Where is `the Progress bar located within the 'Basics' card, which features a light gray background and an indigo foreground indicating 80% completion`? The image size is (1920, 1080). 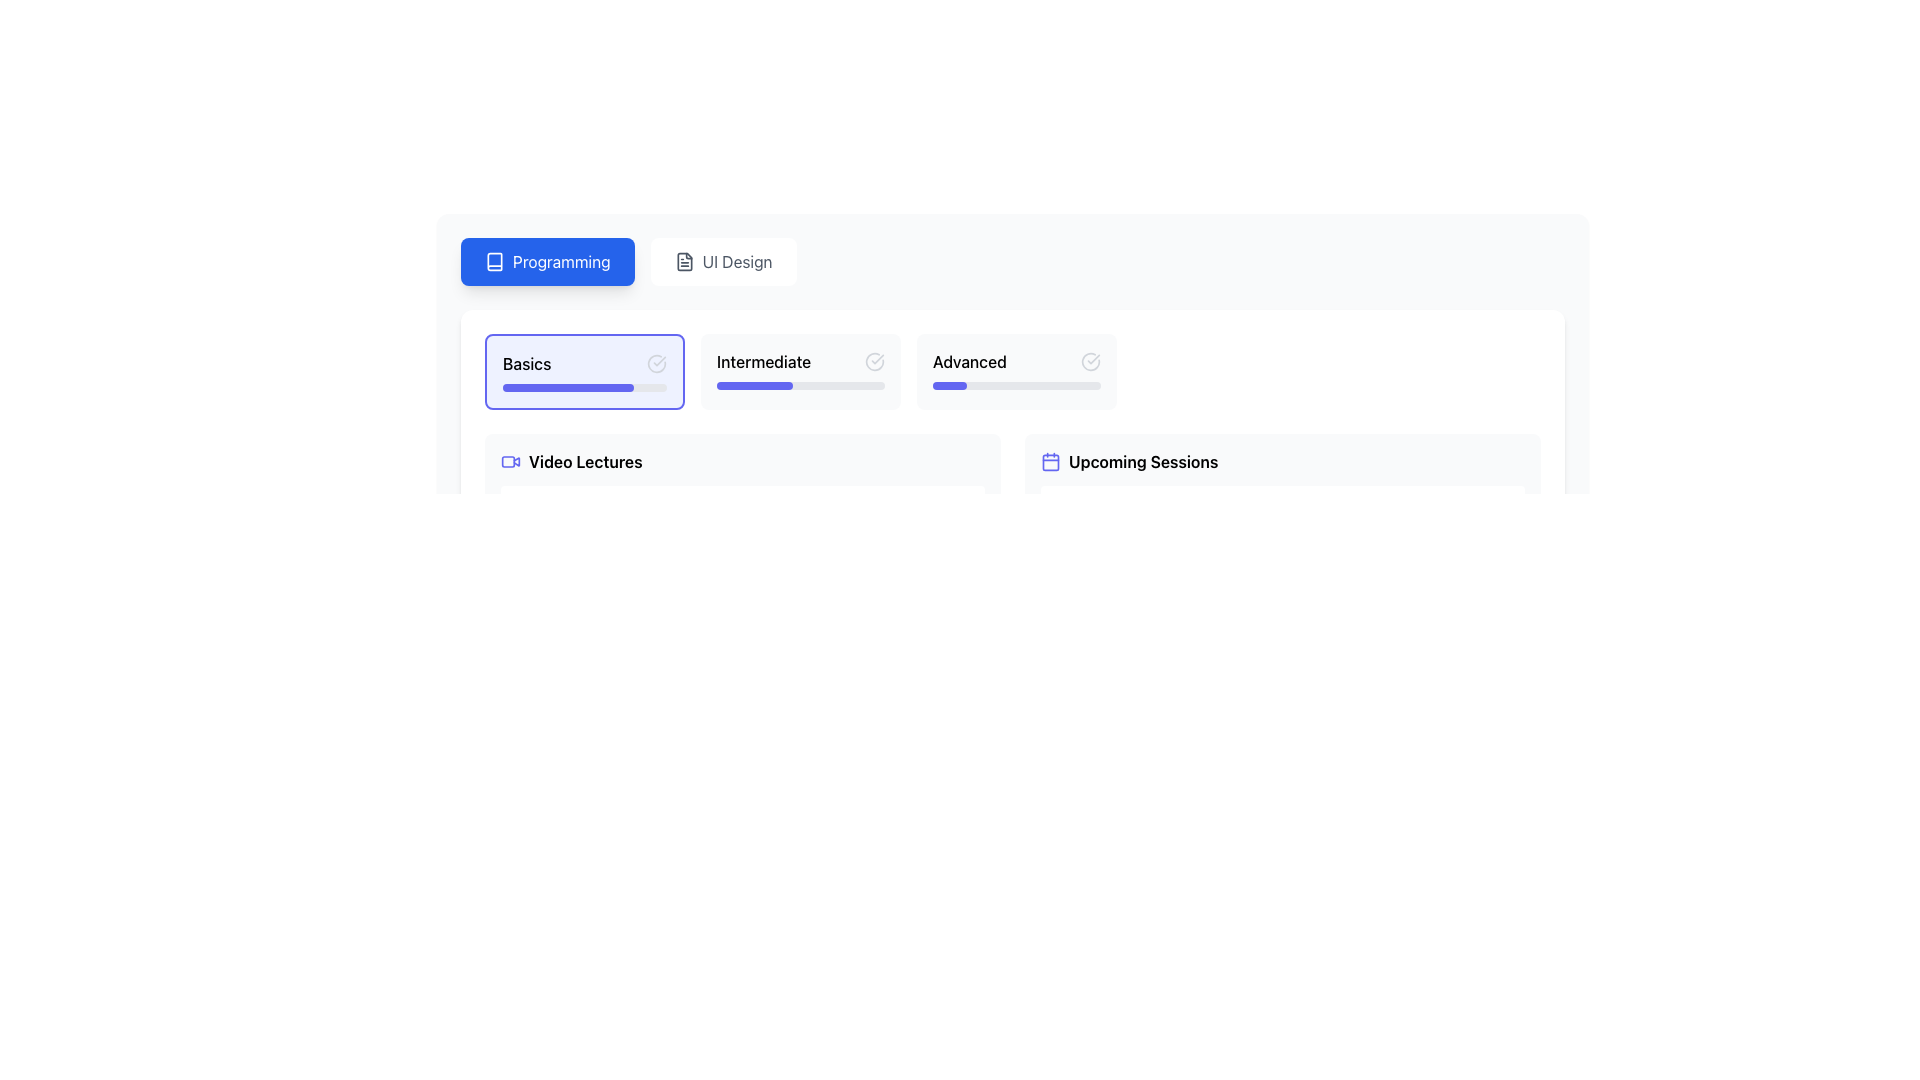 the Progress bar located within the 'Basics' card, which features a light gray background and an indigo foreground indicating 80% completion is located at coordinates (584, 388).